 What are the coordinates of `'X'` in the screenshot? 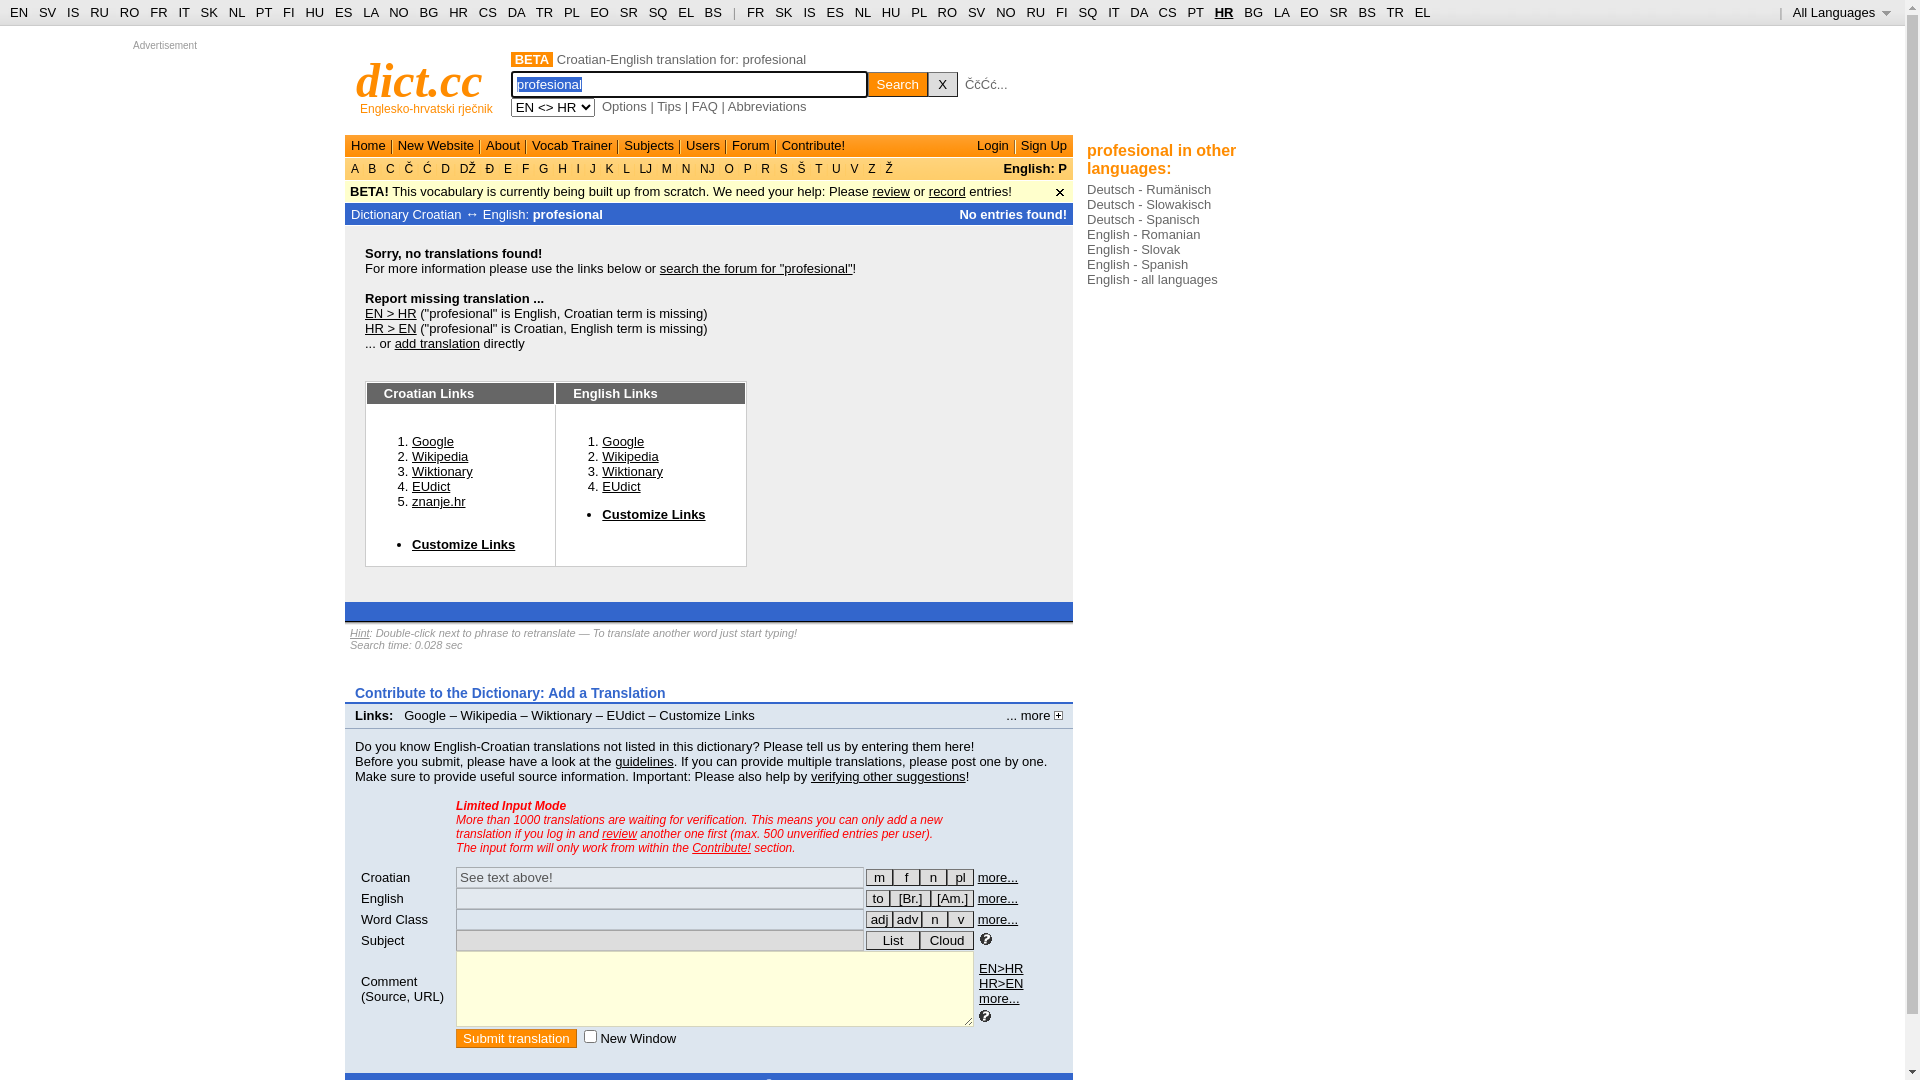 It's located at (941, 83).